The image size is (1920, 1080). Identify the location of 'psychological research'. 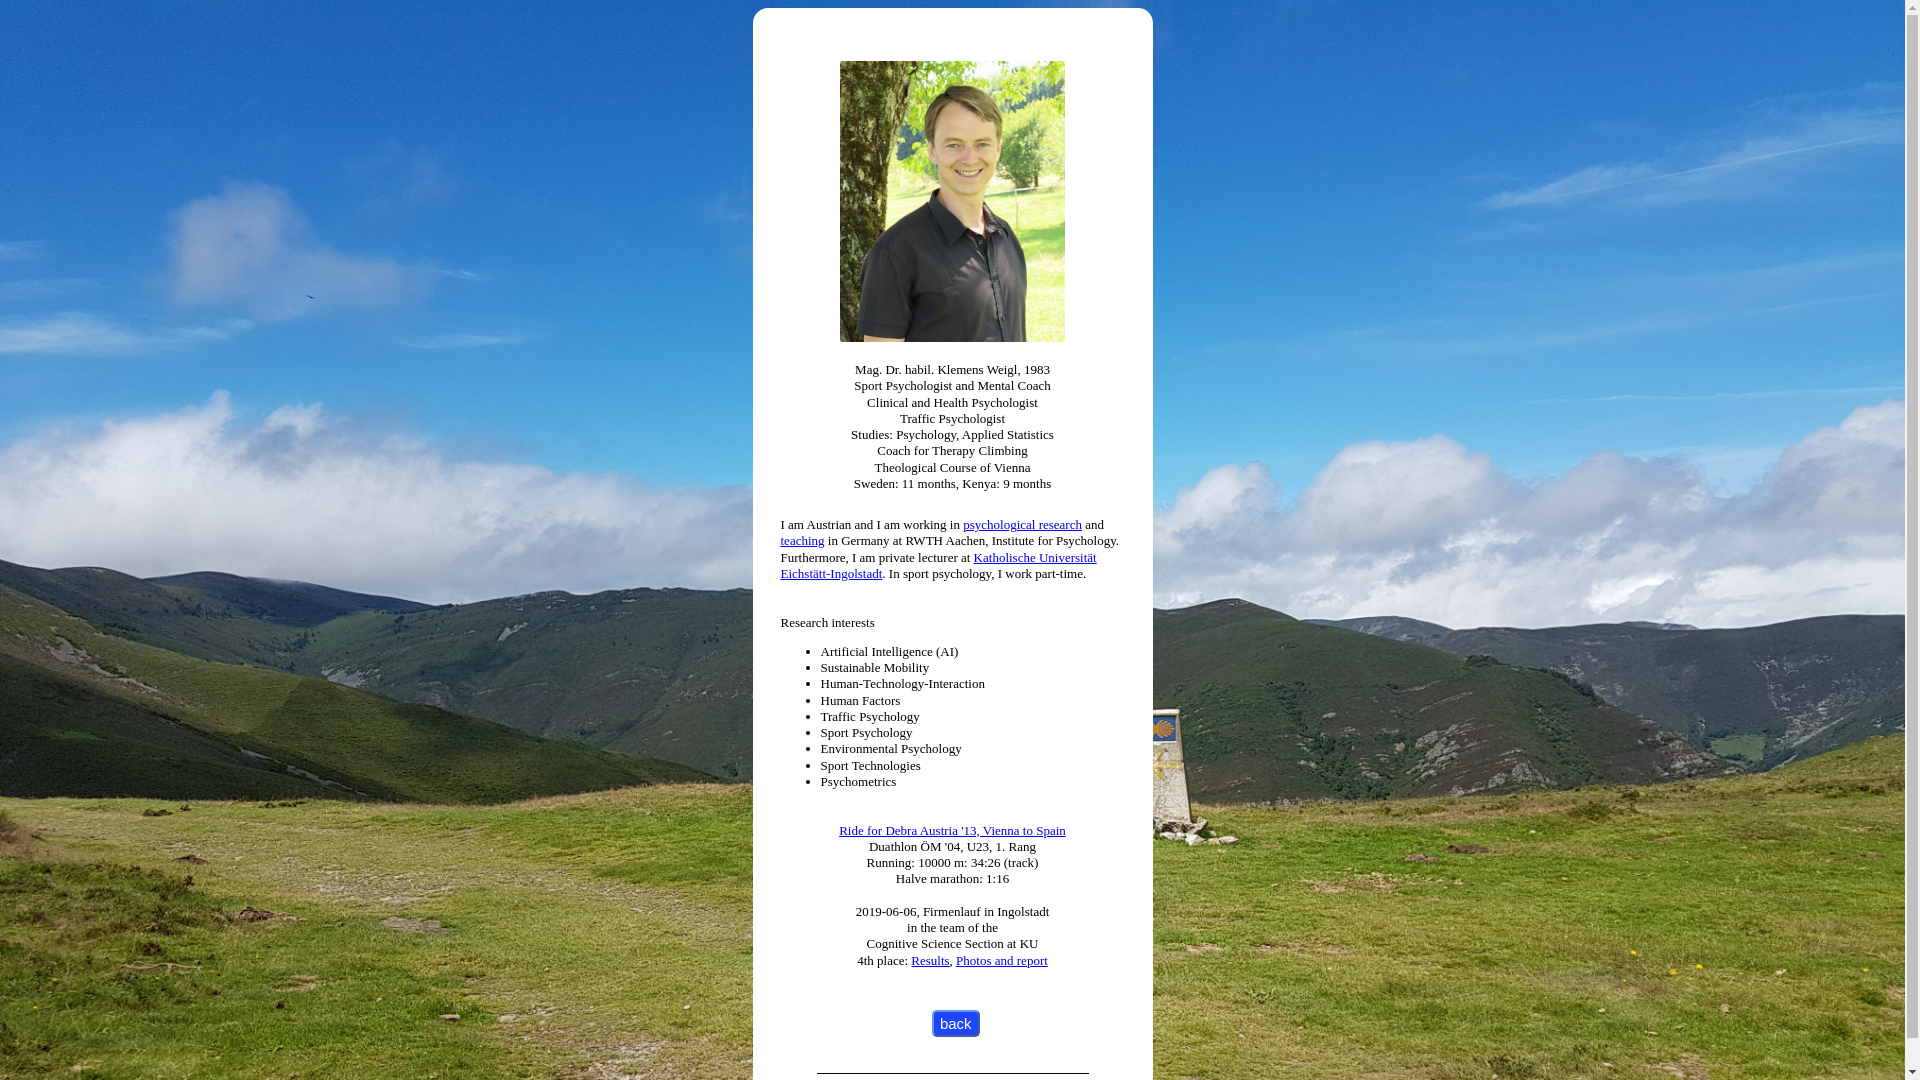
(963, 523).